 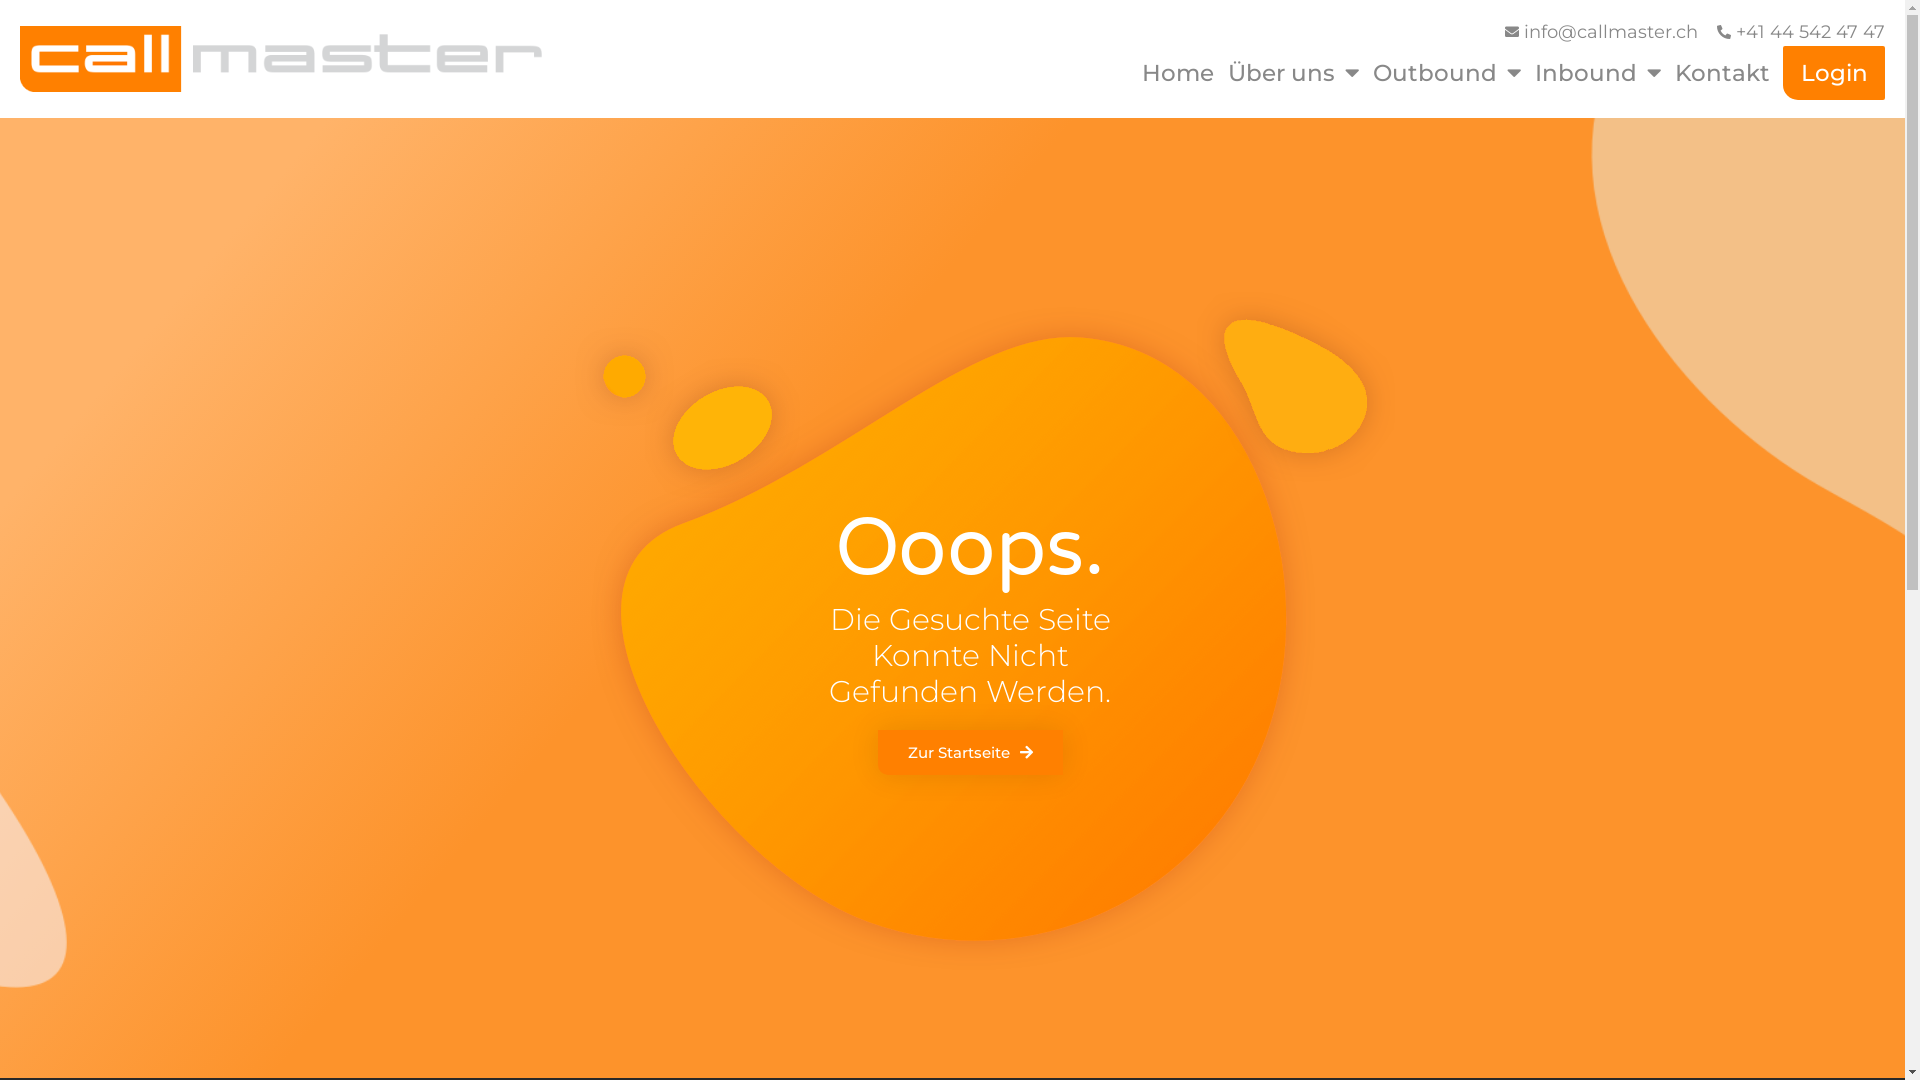 I want to click on 'Home', so click(x=1177, y=72).